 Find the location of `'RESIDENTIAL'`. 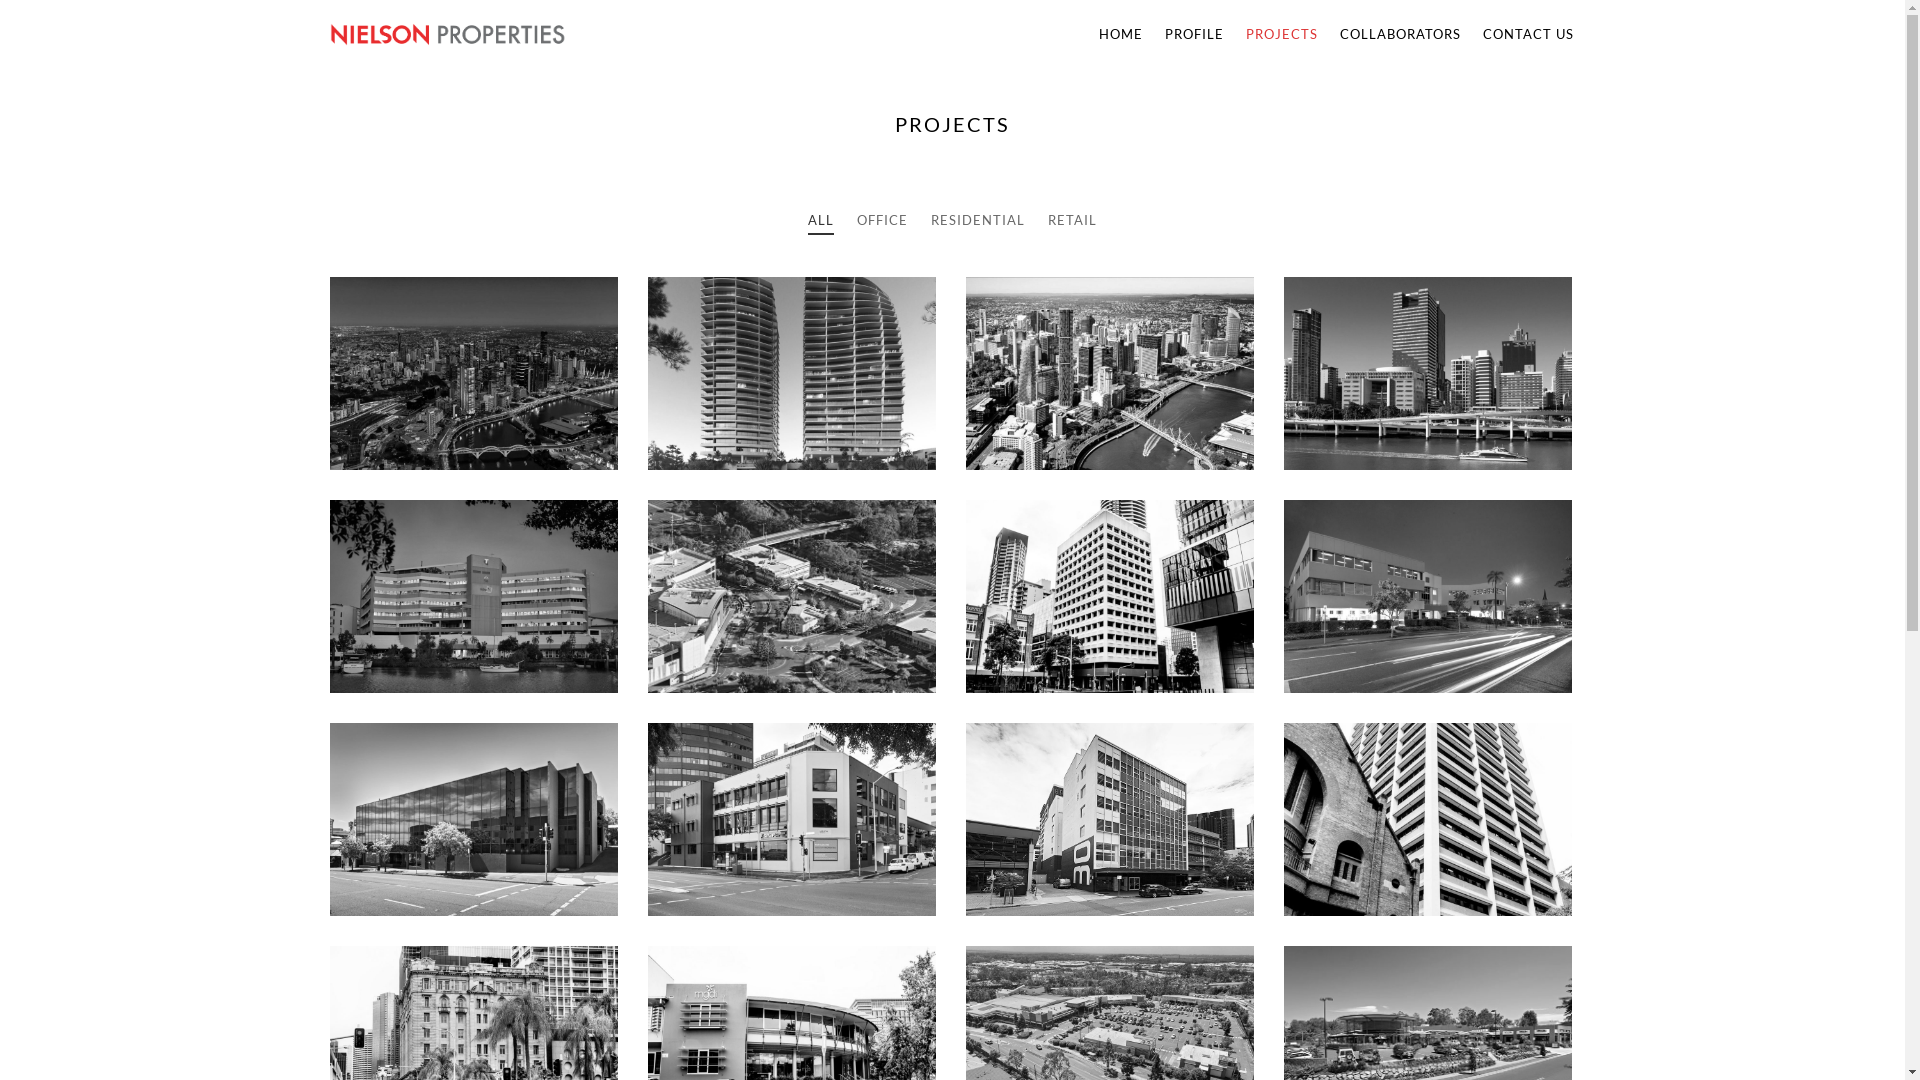

'RESIDENTIAL' is located at coordinates (978, 219).